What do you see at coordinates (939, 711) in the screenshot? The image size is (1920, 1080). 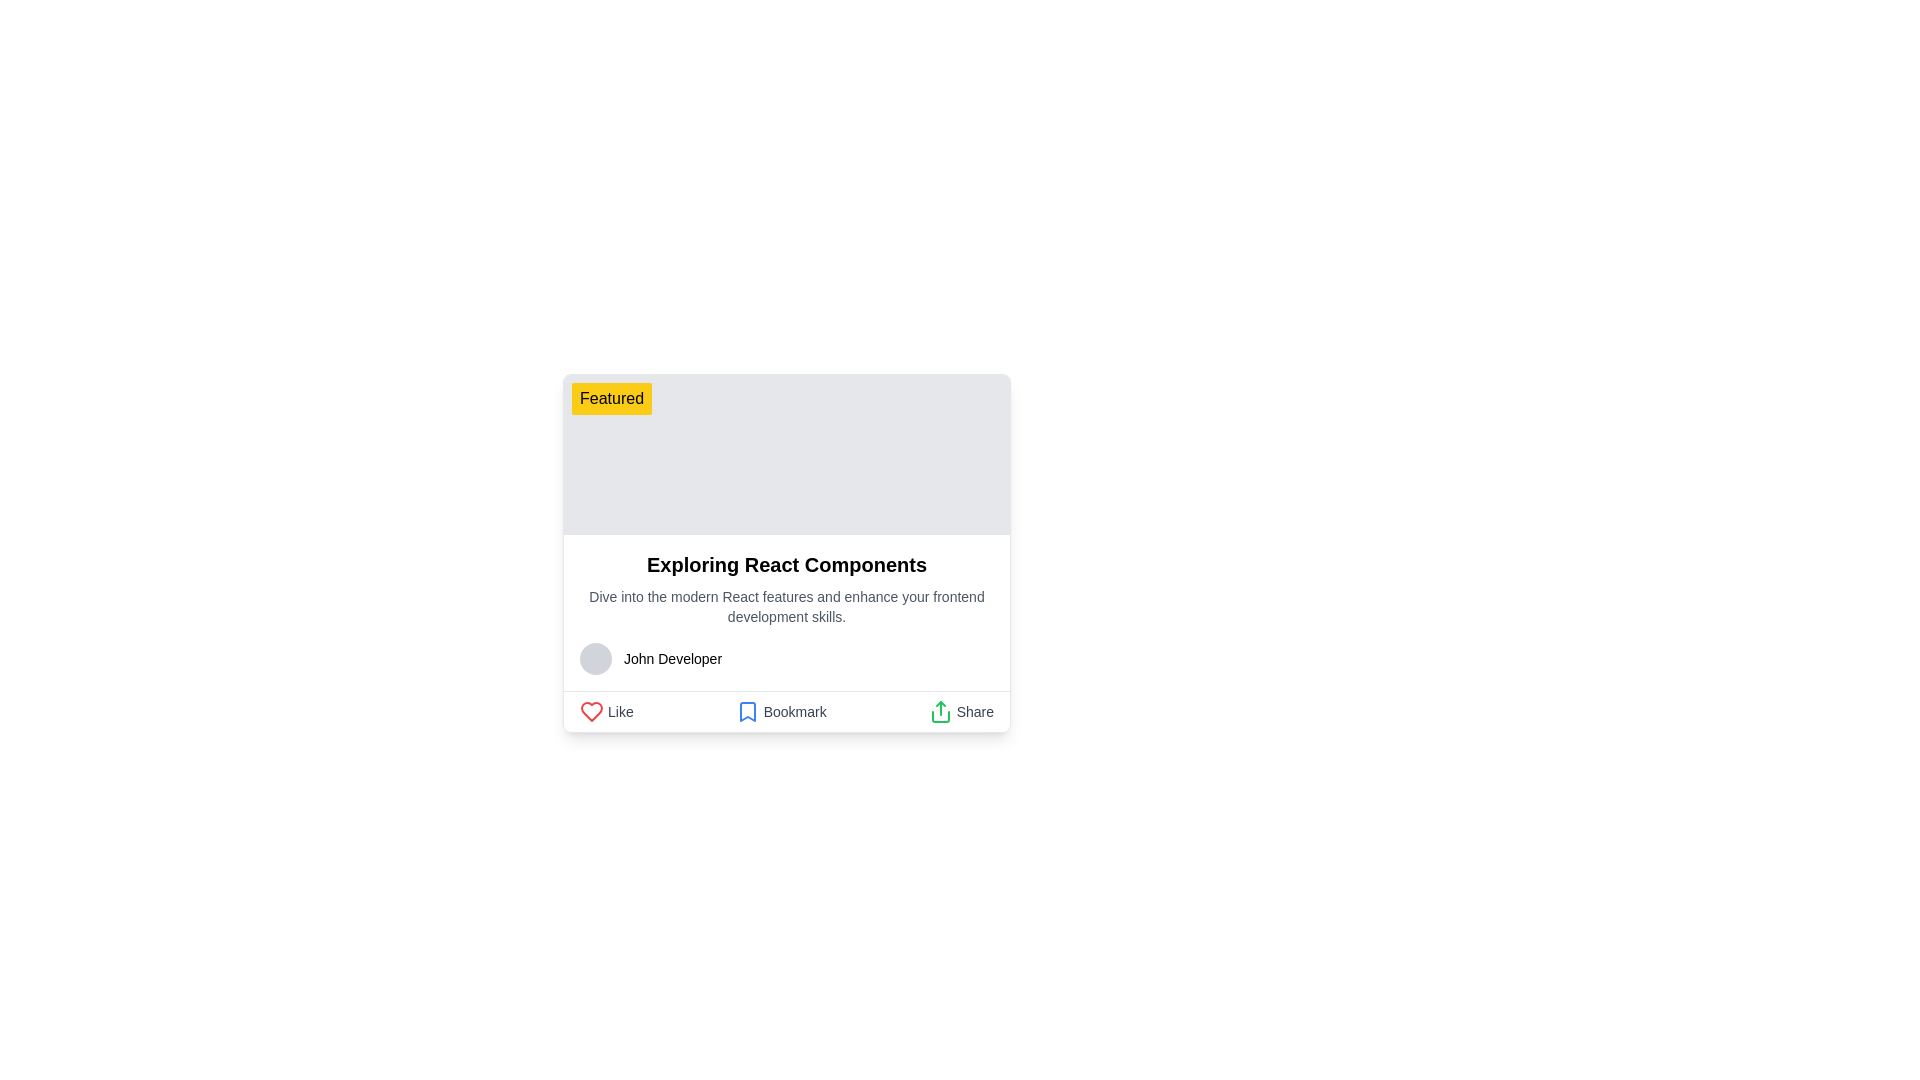 I see `the 'Share' icon, which is a green upward arrow icon located in the bottom-right corner of a card-like interface, to initiate a sharing action` at bounding box center [939, 711].